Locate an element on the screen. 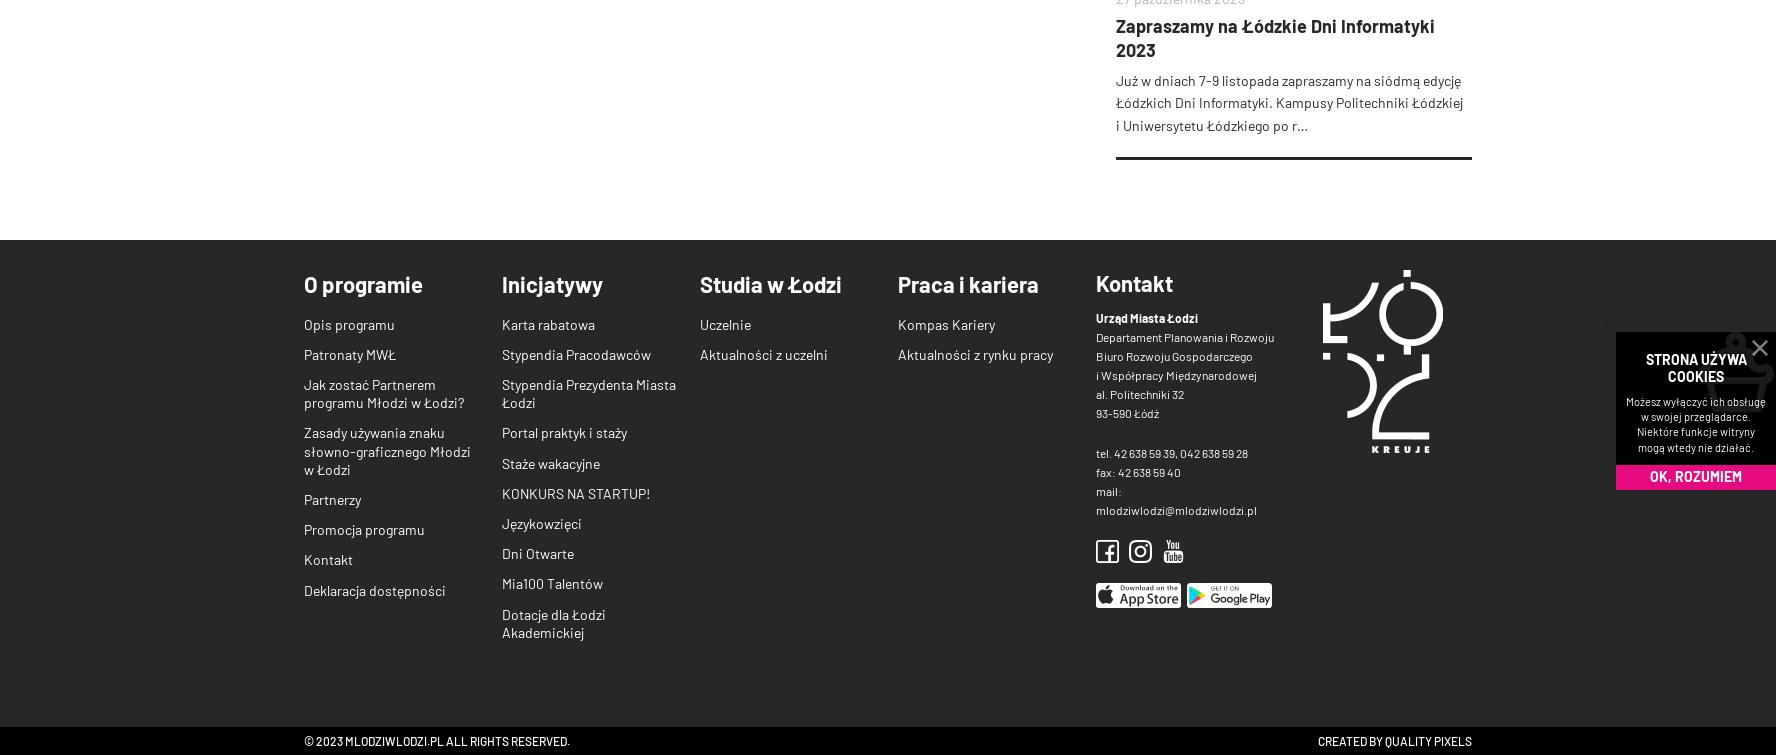  'mlodziwlodzi.pl All rights reserved.' is located at coordinates (341, 738).